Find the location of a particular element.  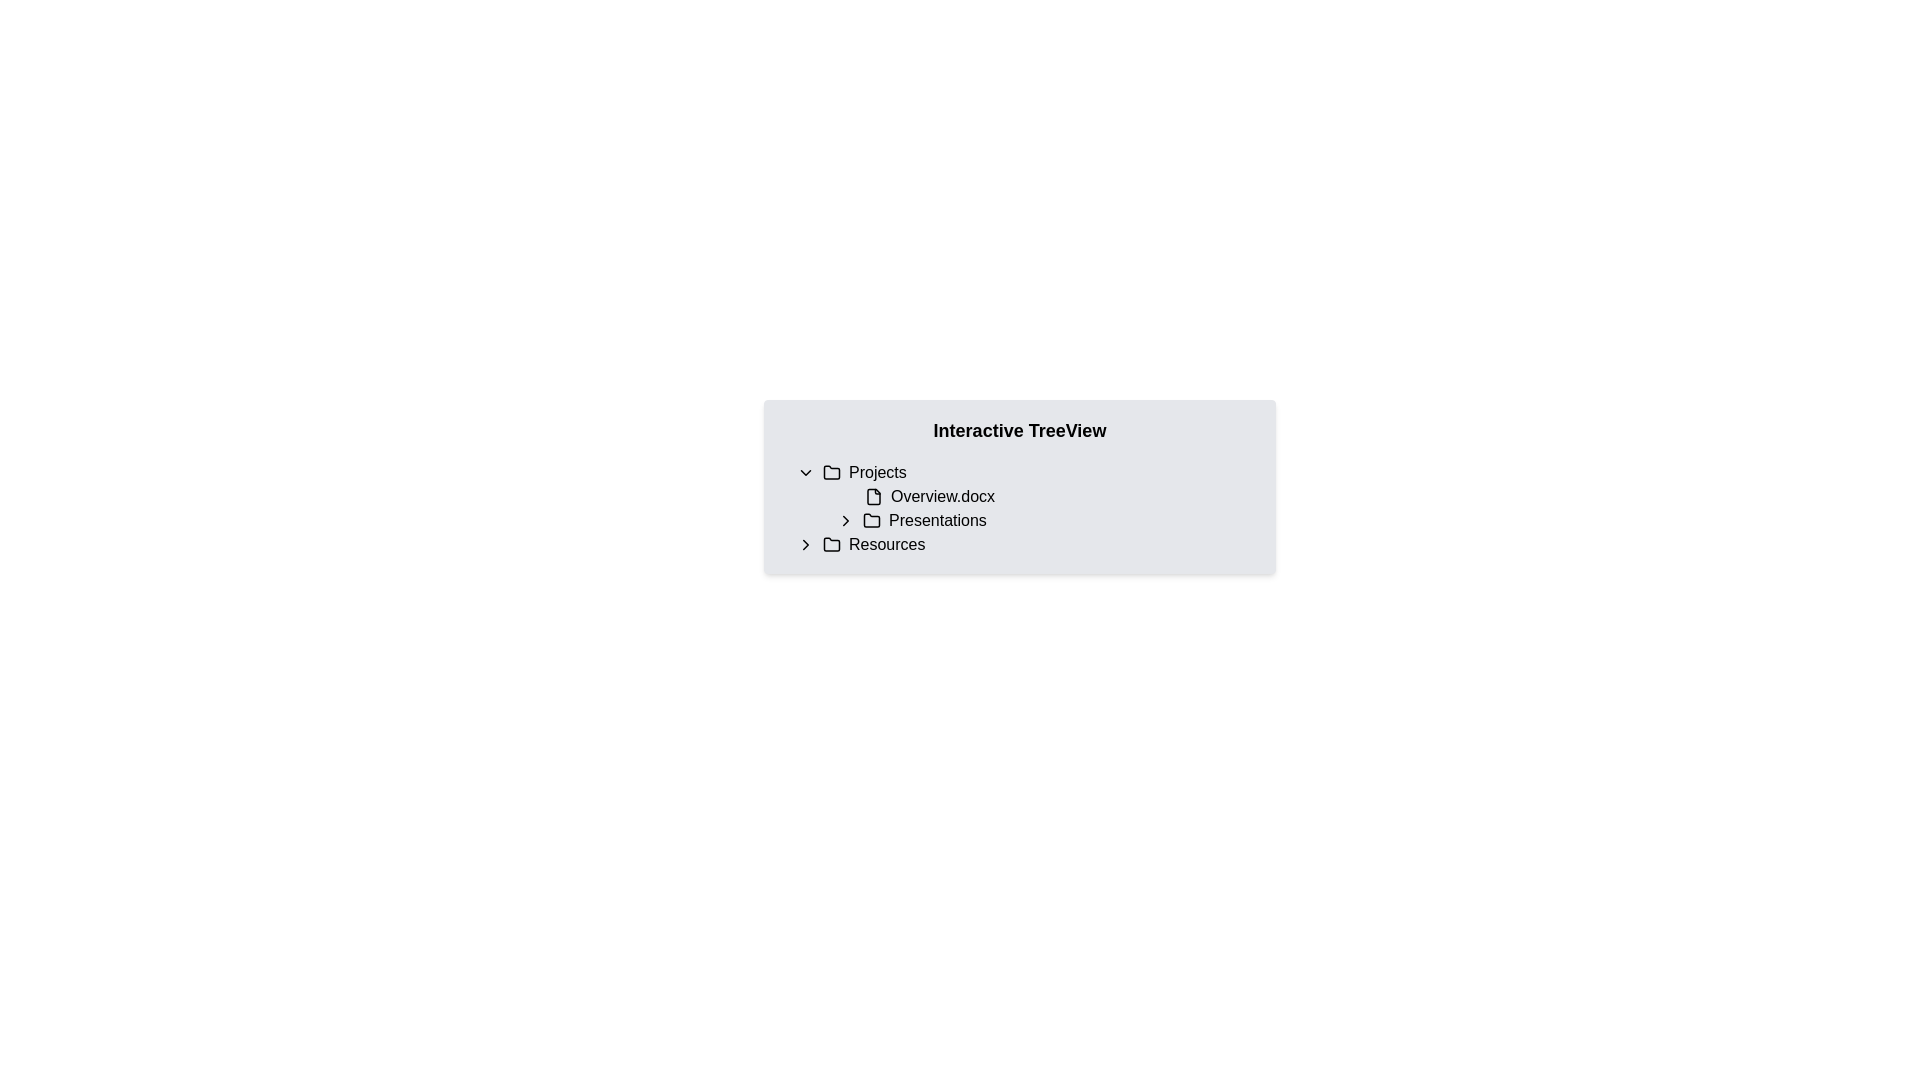

the 'Presentations' text label in the tree view navigation component is located at coordinates (936, 519).